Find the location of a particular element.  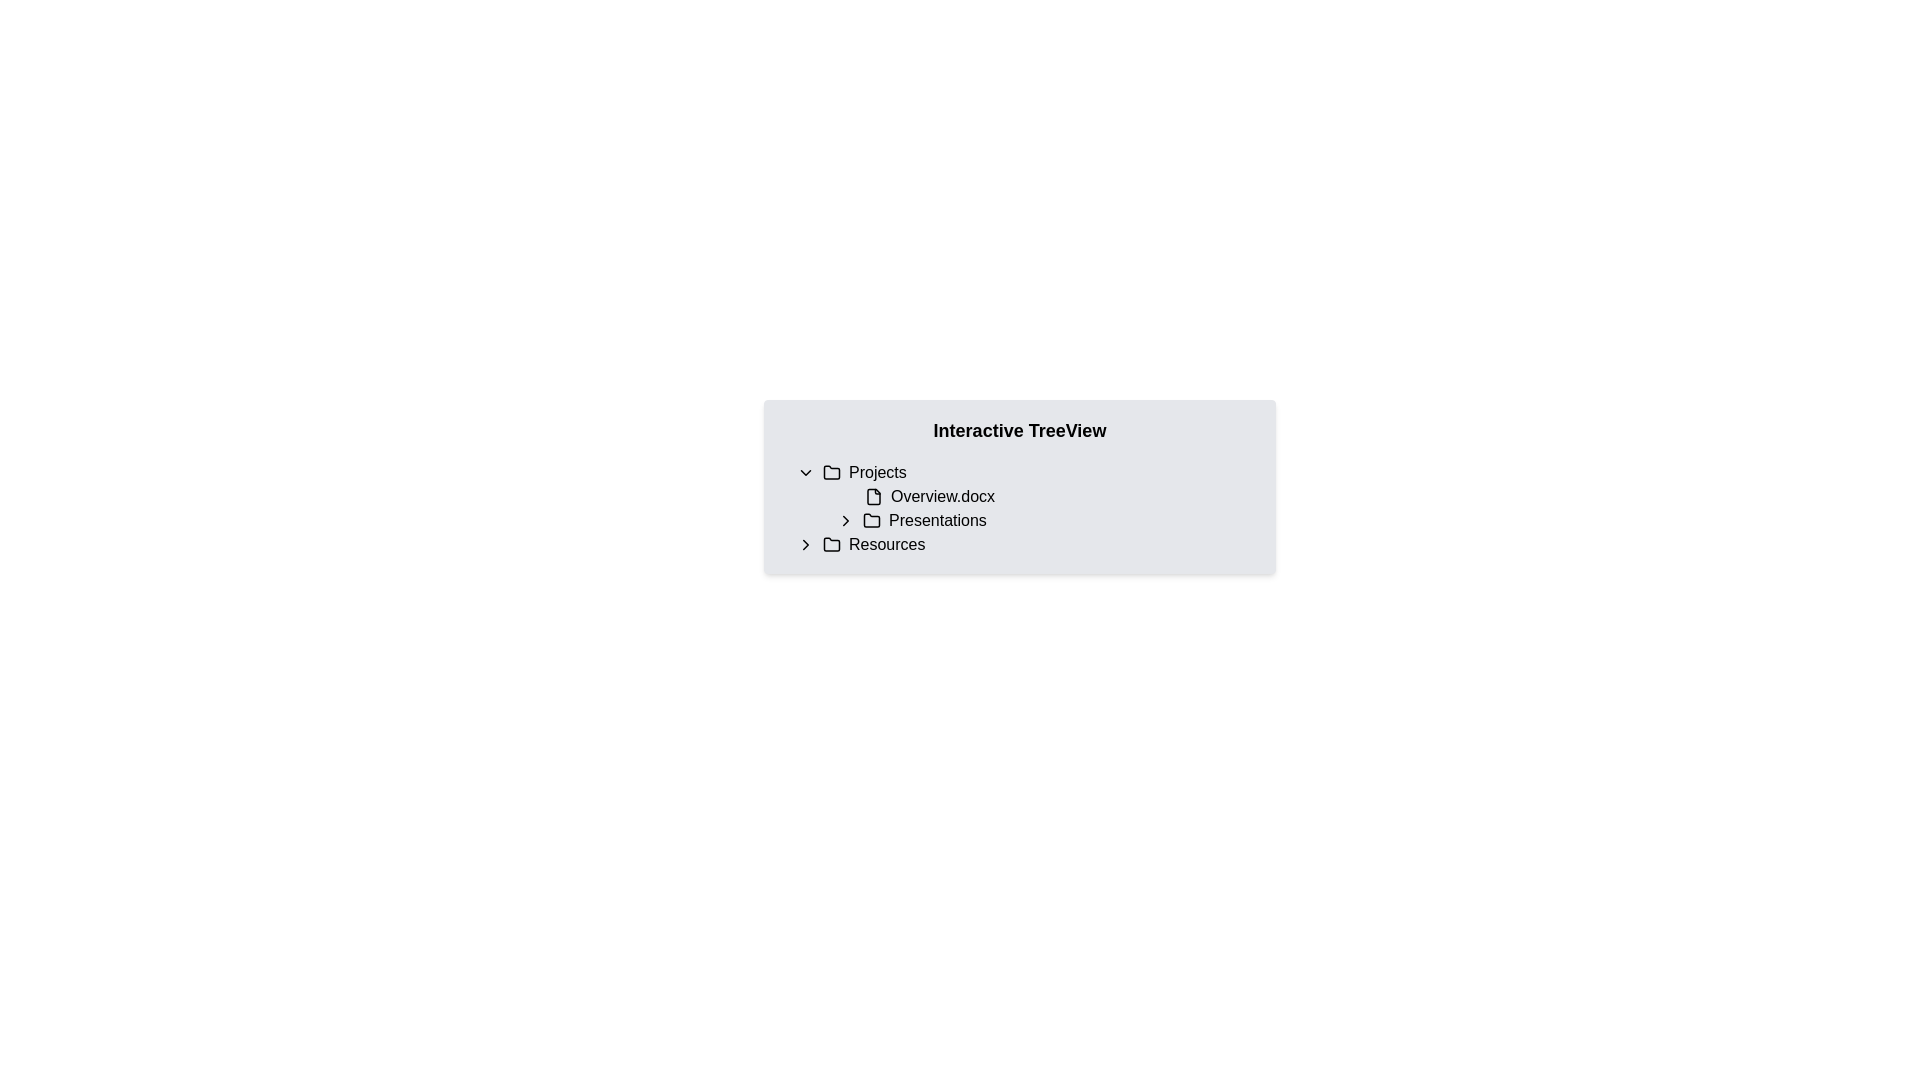

the 'Presentations' text label in the tree view navigation component is located at coordinates (936, 519).